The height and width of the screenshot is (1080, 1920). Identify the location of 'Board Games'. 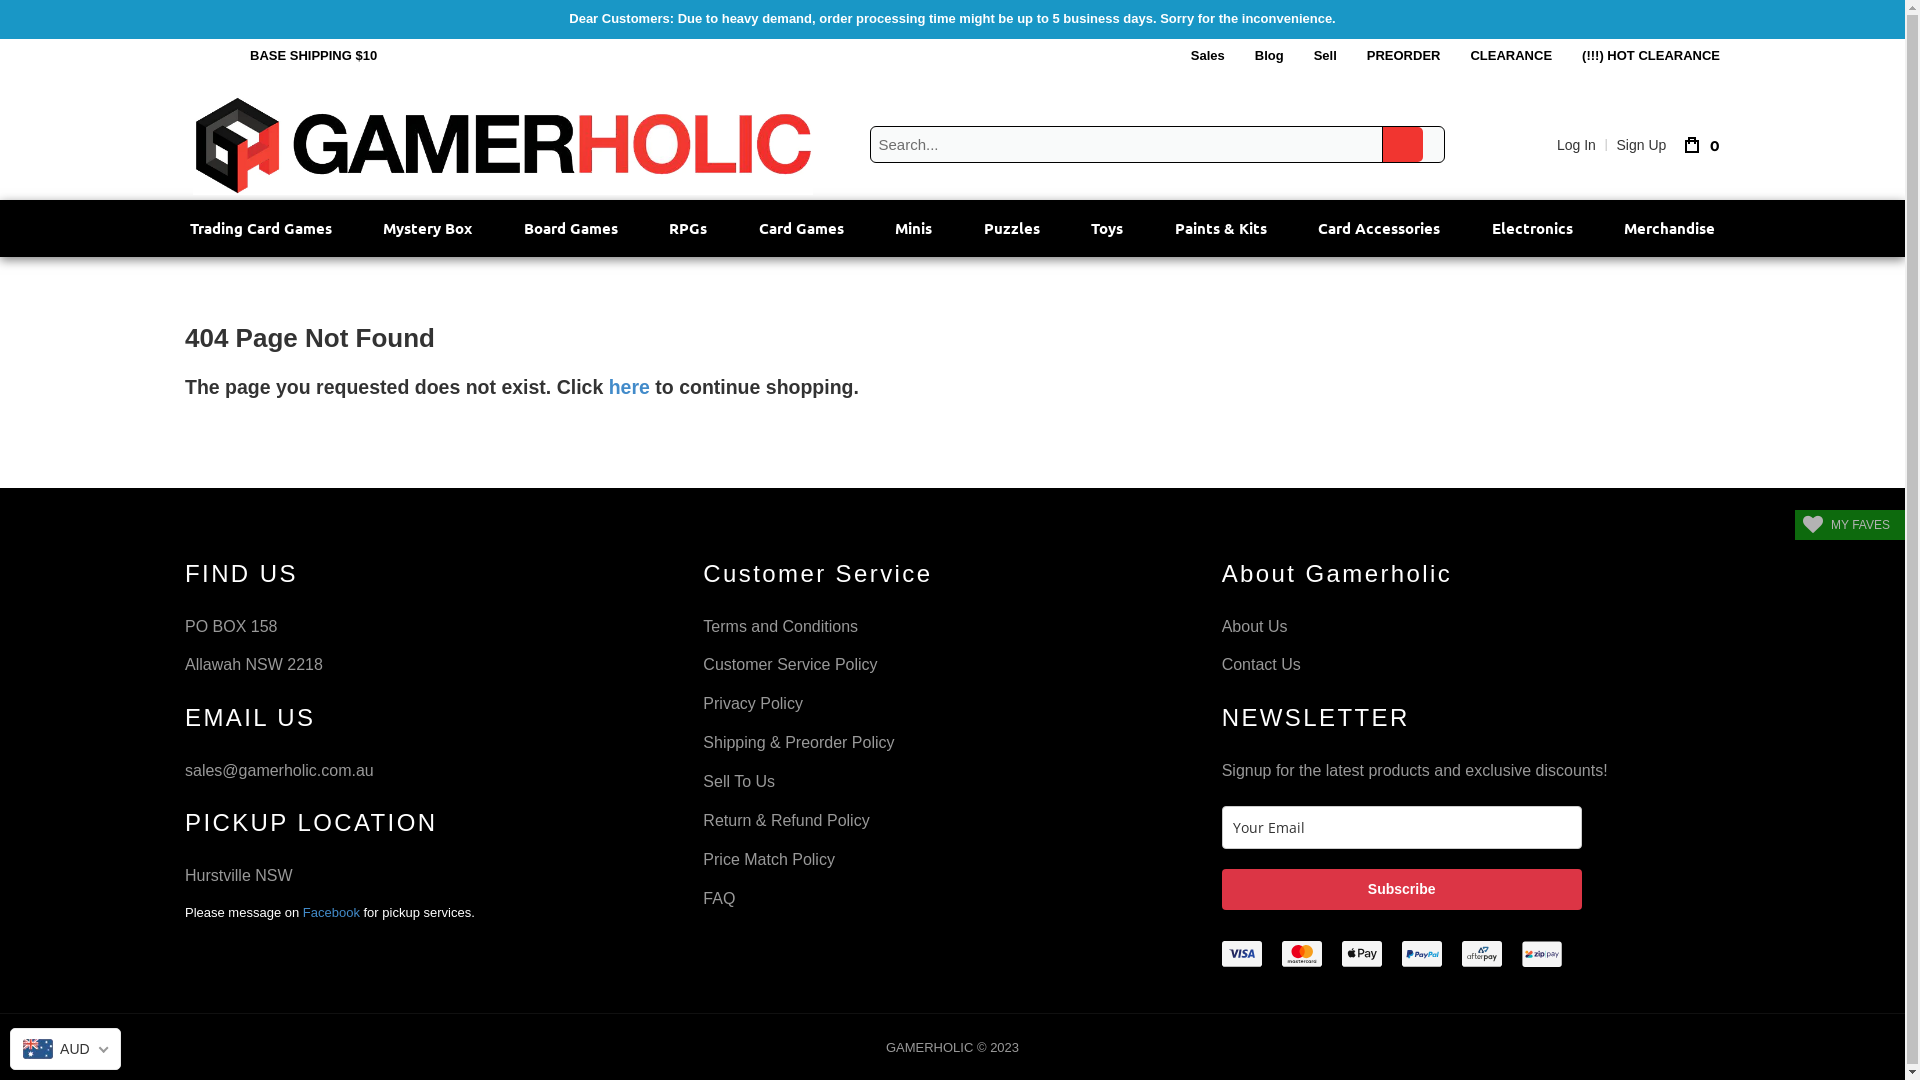
(570, 227).